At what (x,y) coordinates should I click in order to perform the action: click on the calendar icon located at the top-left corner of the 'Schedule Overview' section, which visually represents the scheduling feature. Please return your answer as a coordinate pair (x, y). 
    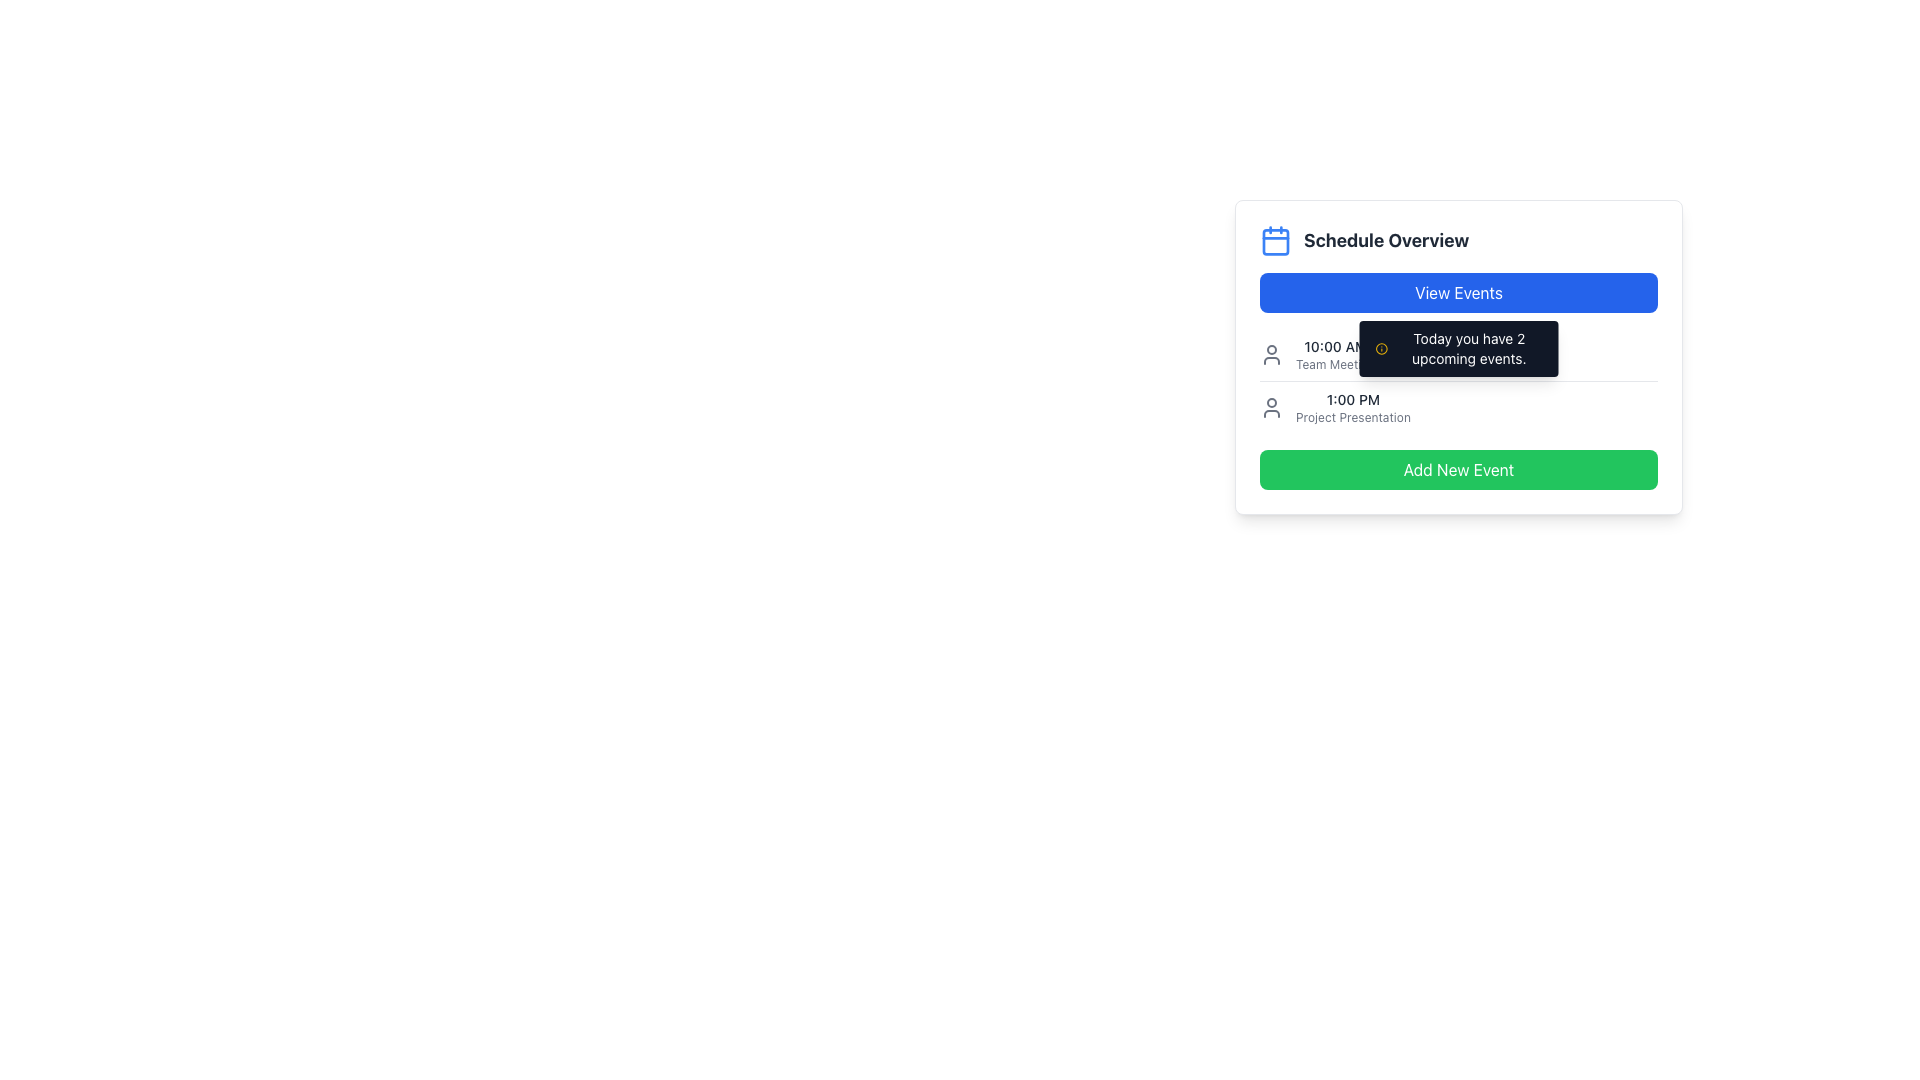
    Looking at the image, I should click on (1275, 239).